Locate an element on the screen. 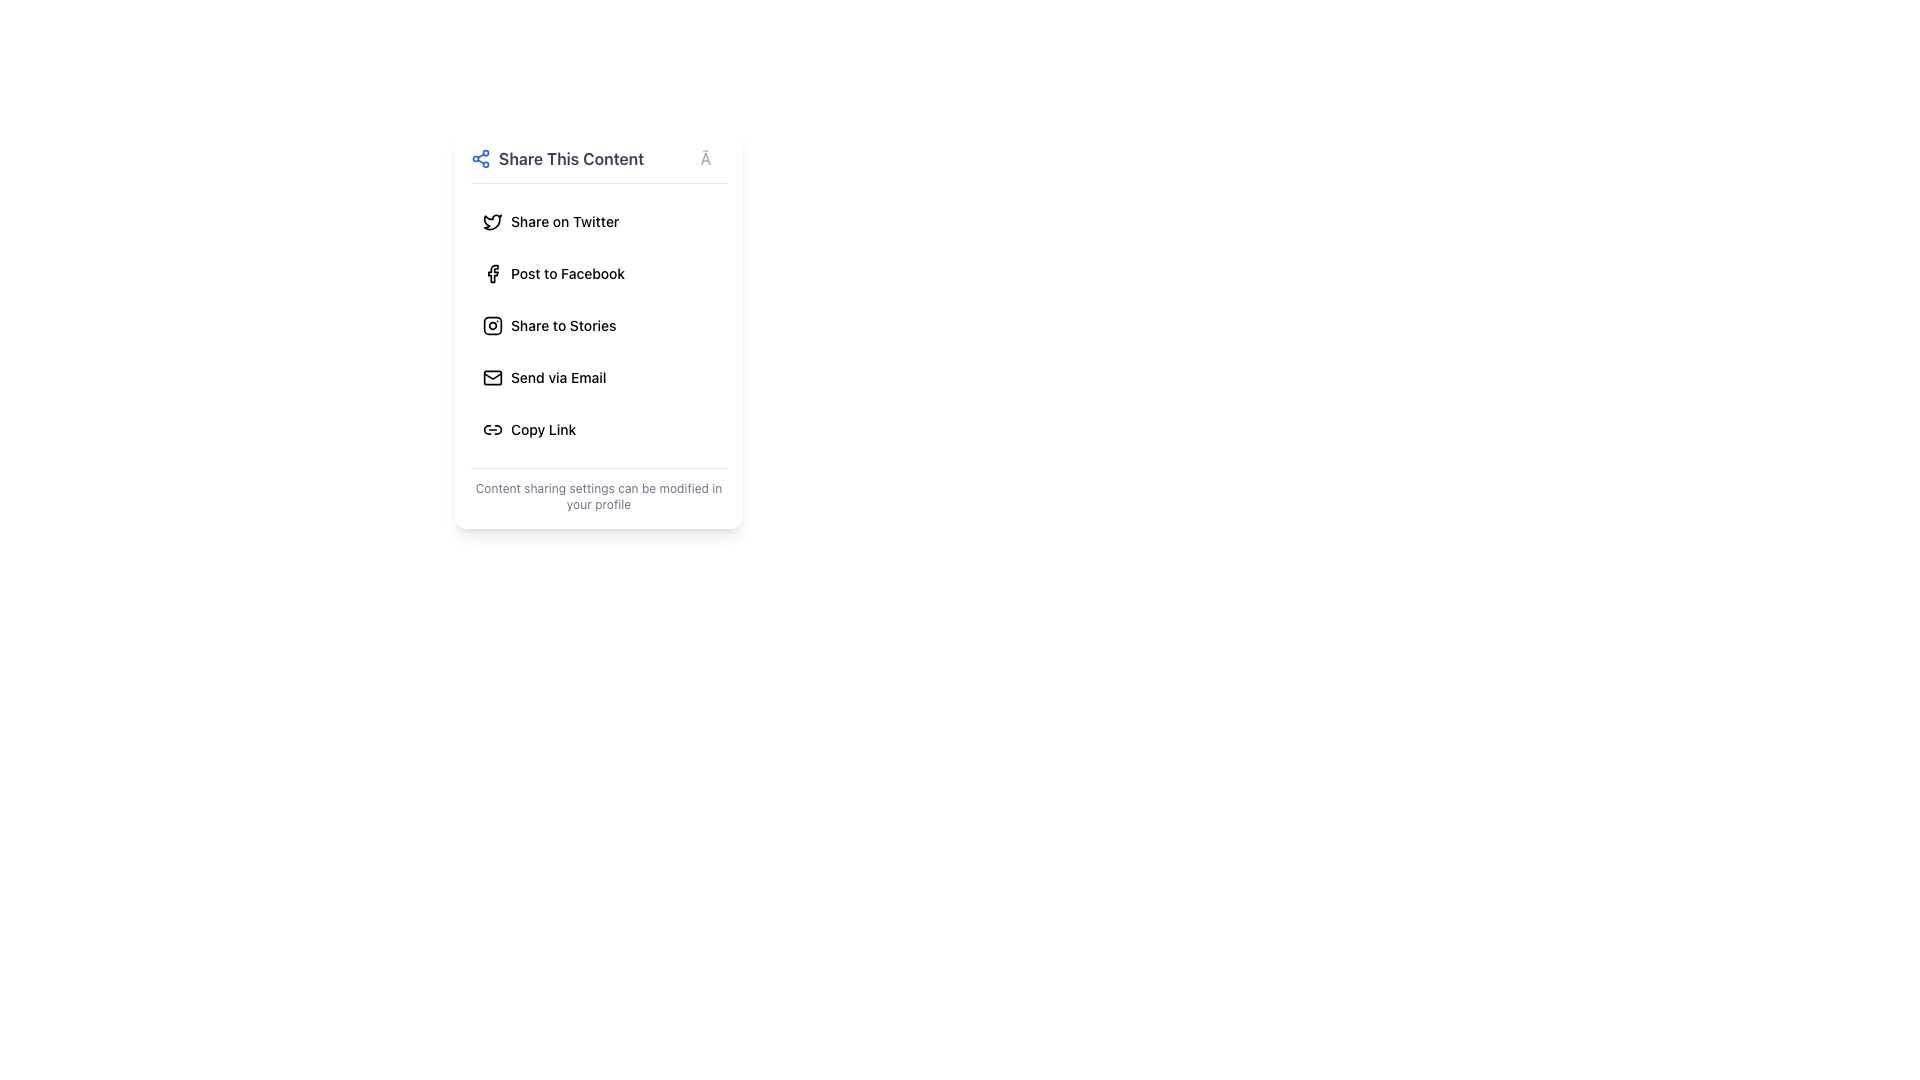 The height and width of the screenshot is (1080, 1920). the main rectangular body of the envelope icon in the 'Send via Email' option located fourth in the vertical list of sharing options is located at coordinates (493, 378).